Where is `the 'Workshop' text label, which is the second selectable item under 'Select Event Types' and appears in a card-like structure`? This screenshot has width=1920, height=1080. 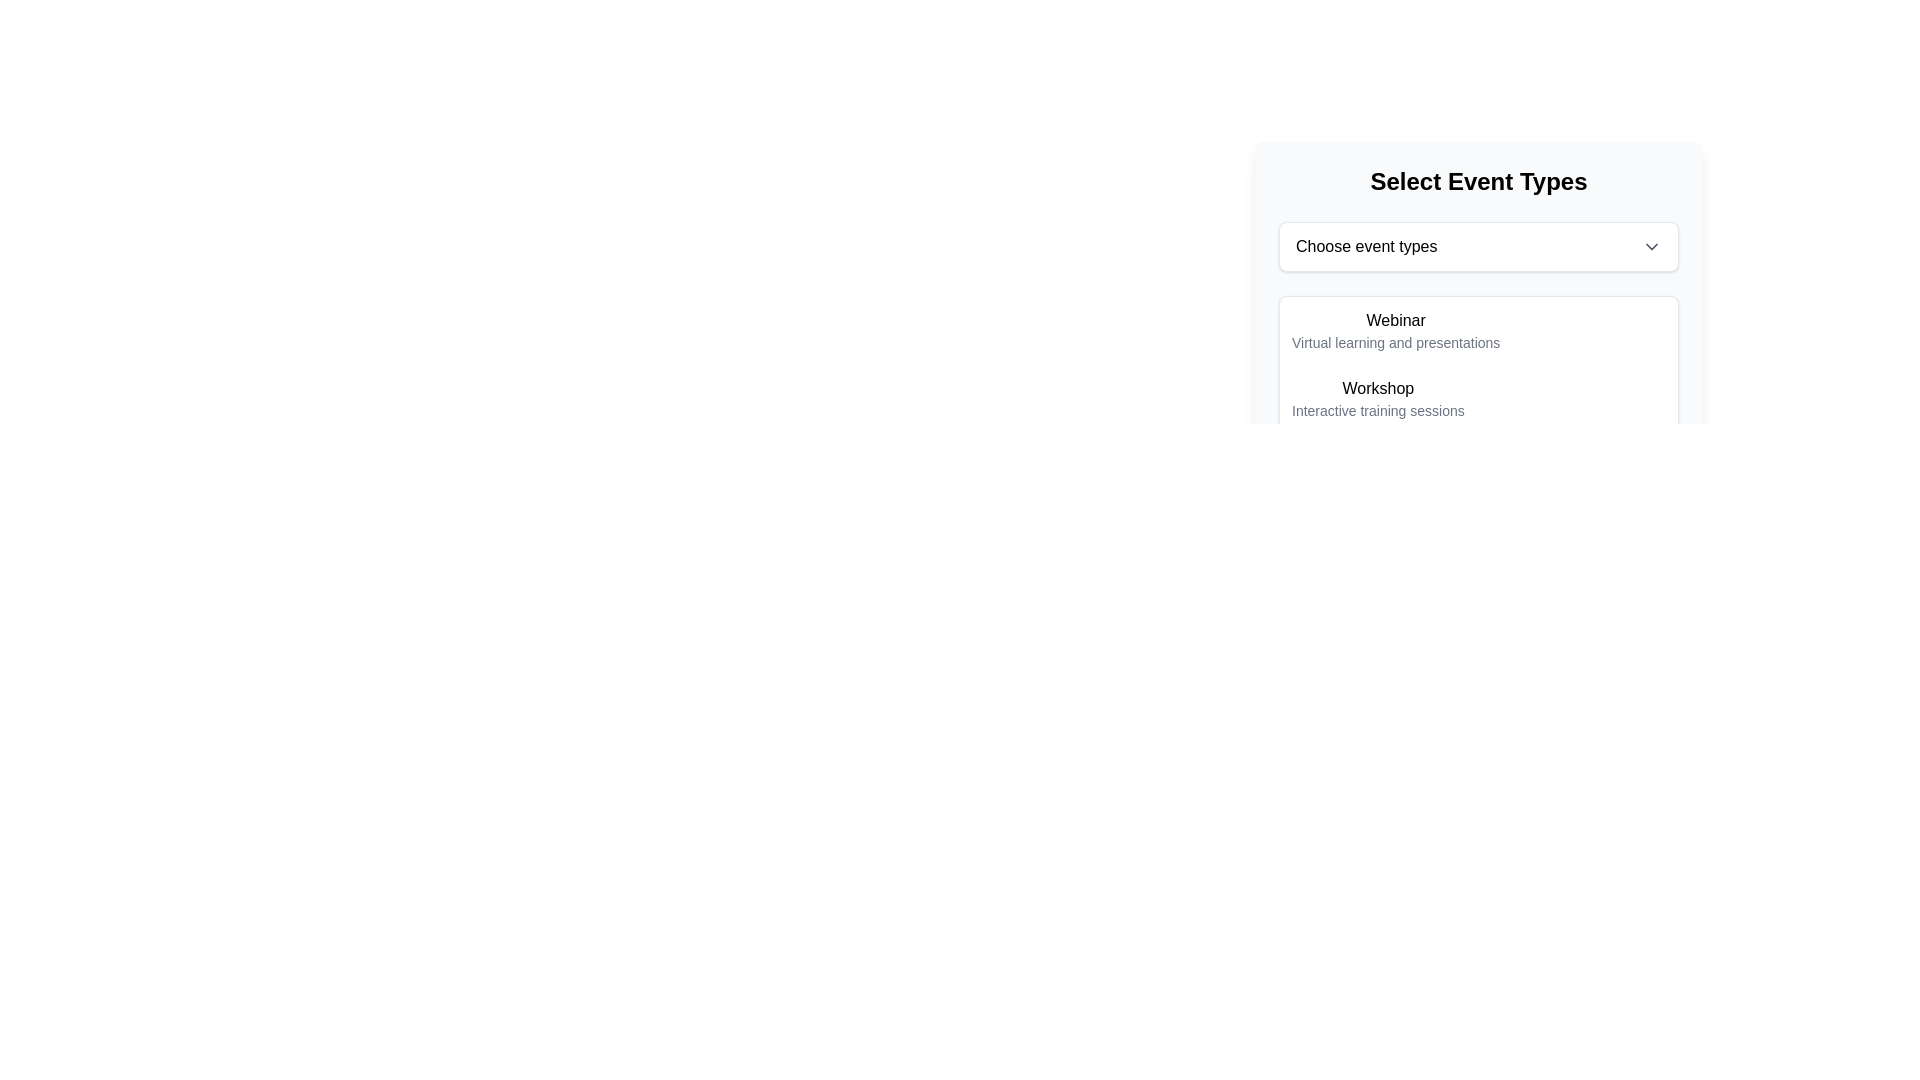 the 'Workshop' text label, which is the second selectable item under 'Select Event Types' and appears in a card-like structure is located at coordinates (1377, 398).